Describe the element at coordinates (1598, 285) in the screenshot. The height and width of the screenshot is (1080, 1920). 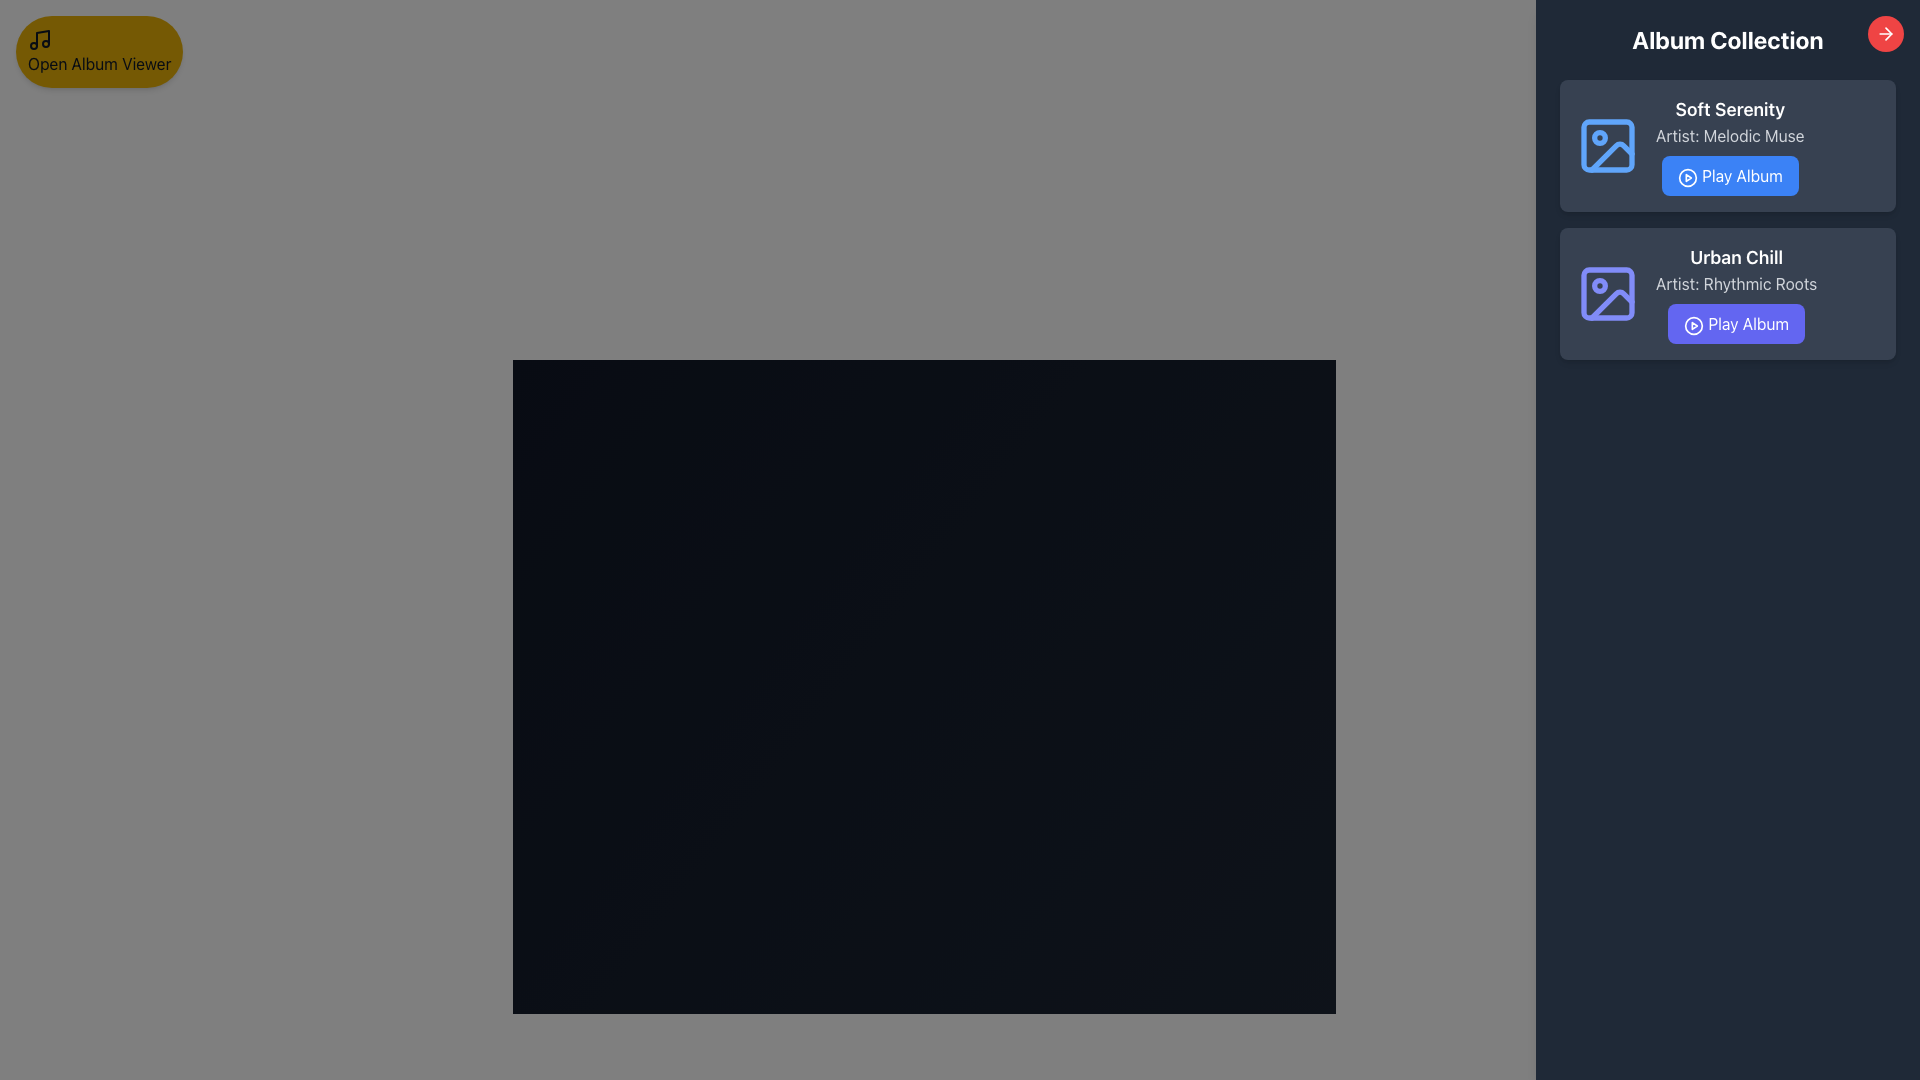
I see `the small circular dot located in the top-right part of the second album entry's icon` at that location.